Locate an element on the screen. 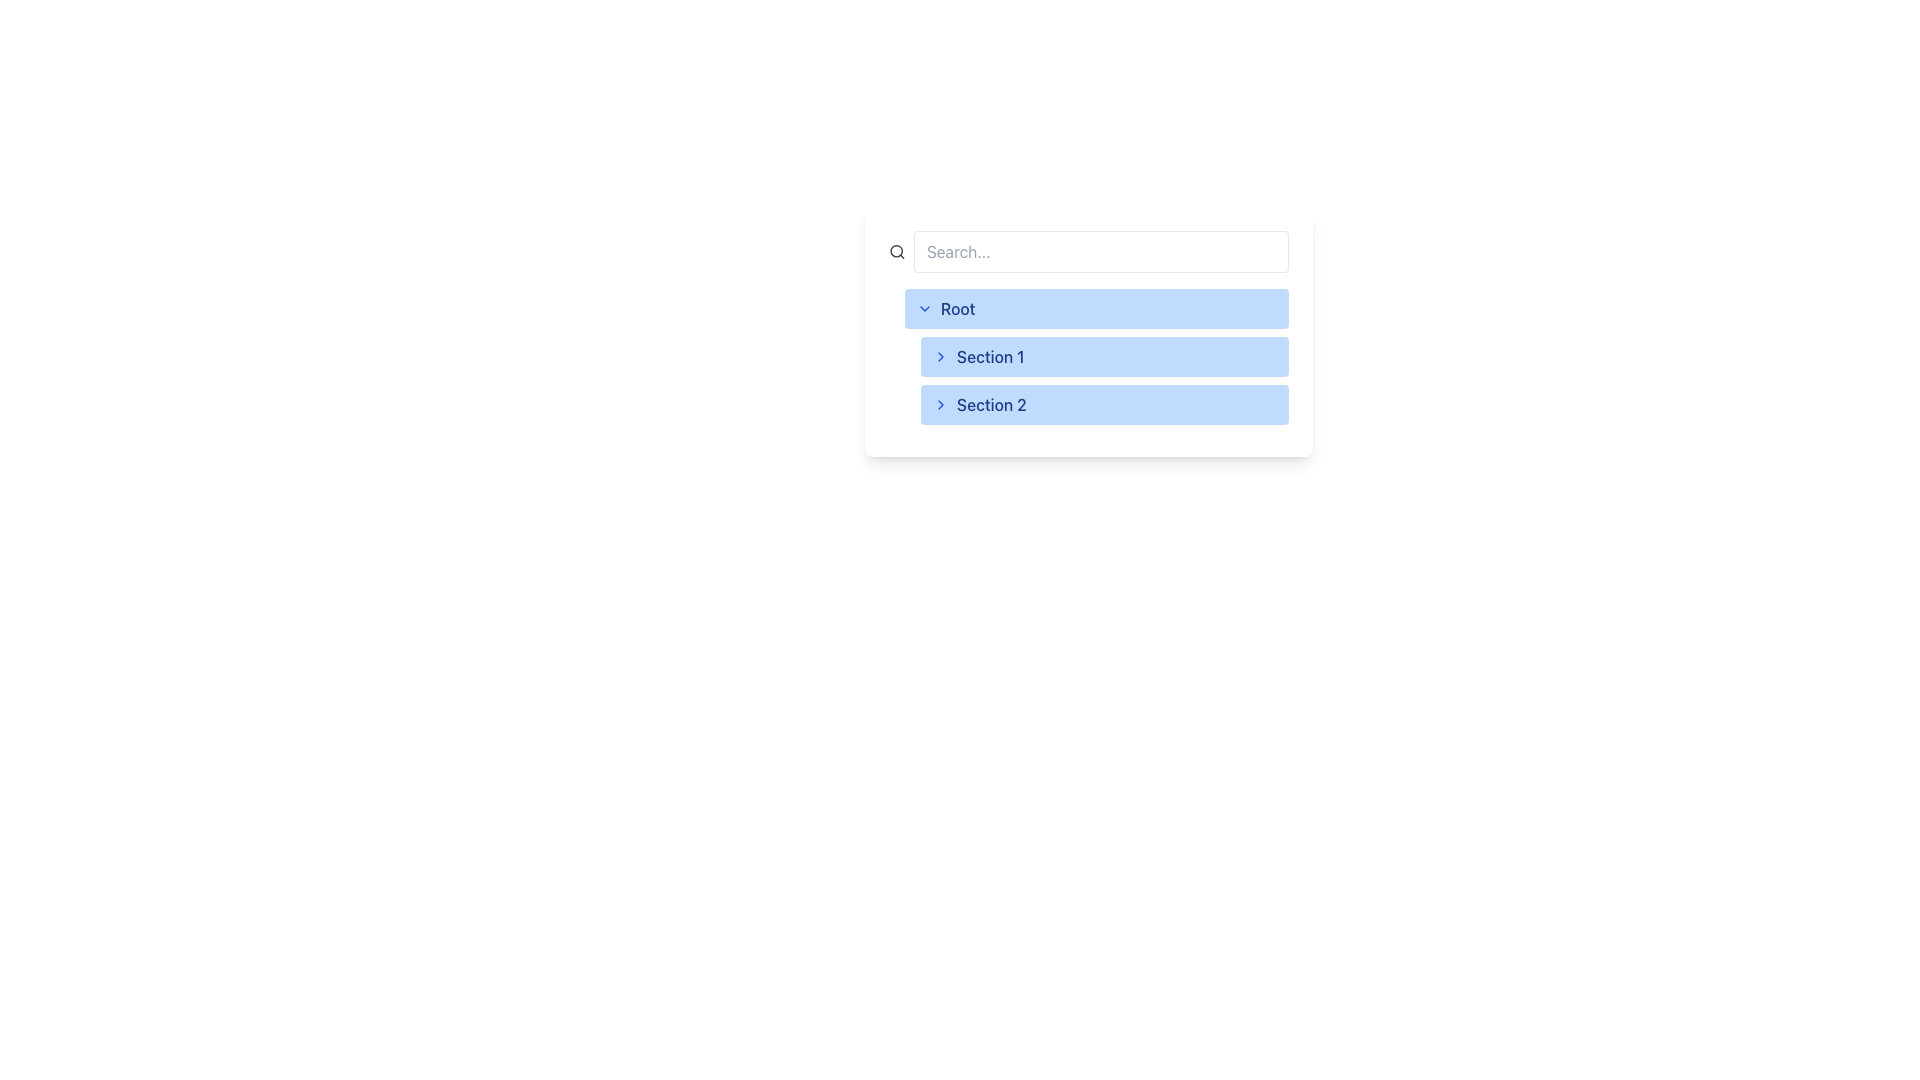 Image resolution: width=1920 pixels, height=1080 pixels. the blue rightward-pointing chevron icon located to the left of 'Section 2' to indicate that it is an expandable section is located at coordinates (939, 405).